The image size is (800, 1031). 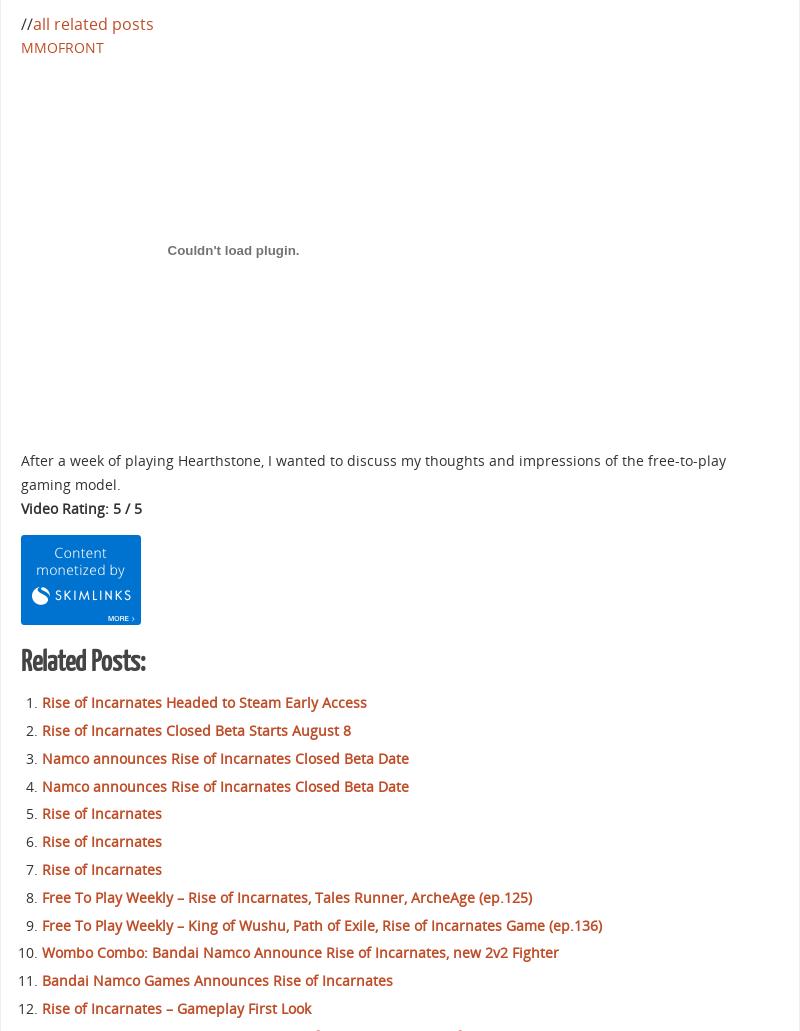 I want to click on 'Rise of Incarnates Closed Beta Starts August 8', so click(x=195, y=728).